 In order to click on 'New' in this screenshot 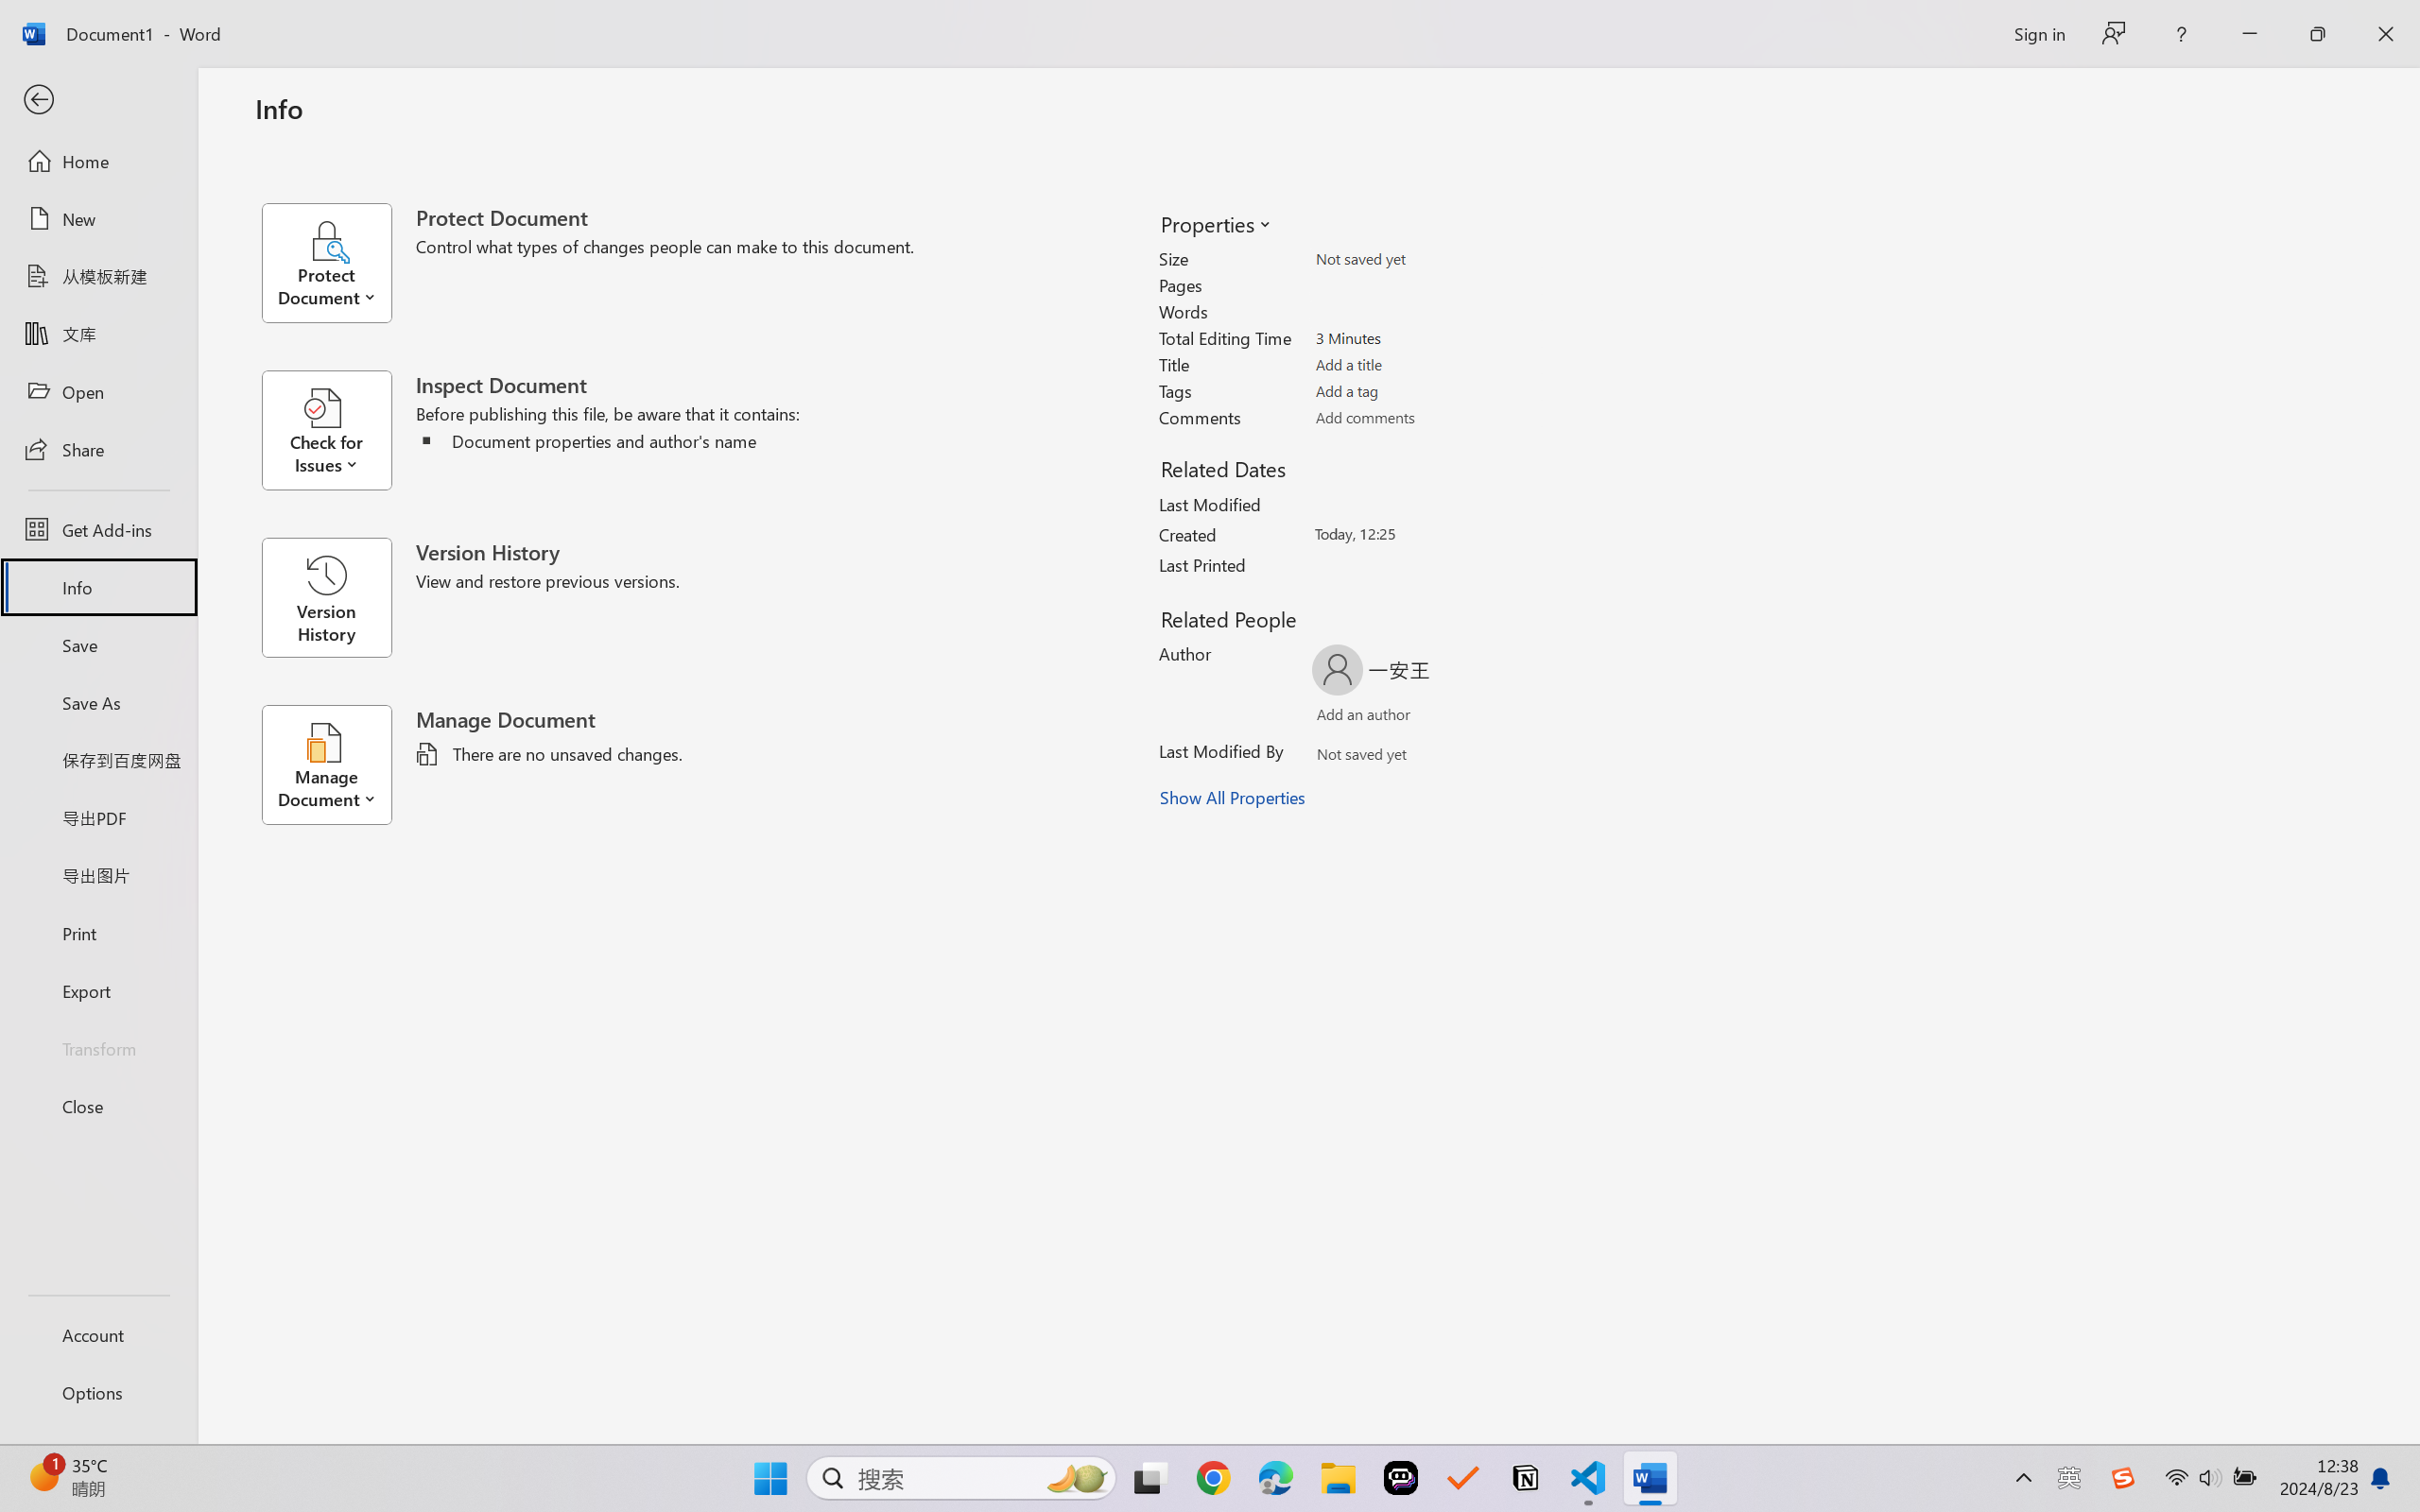, I will do `click(97, 217)`.